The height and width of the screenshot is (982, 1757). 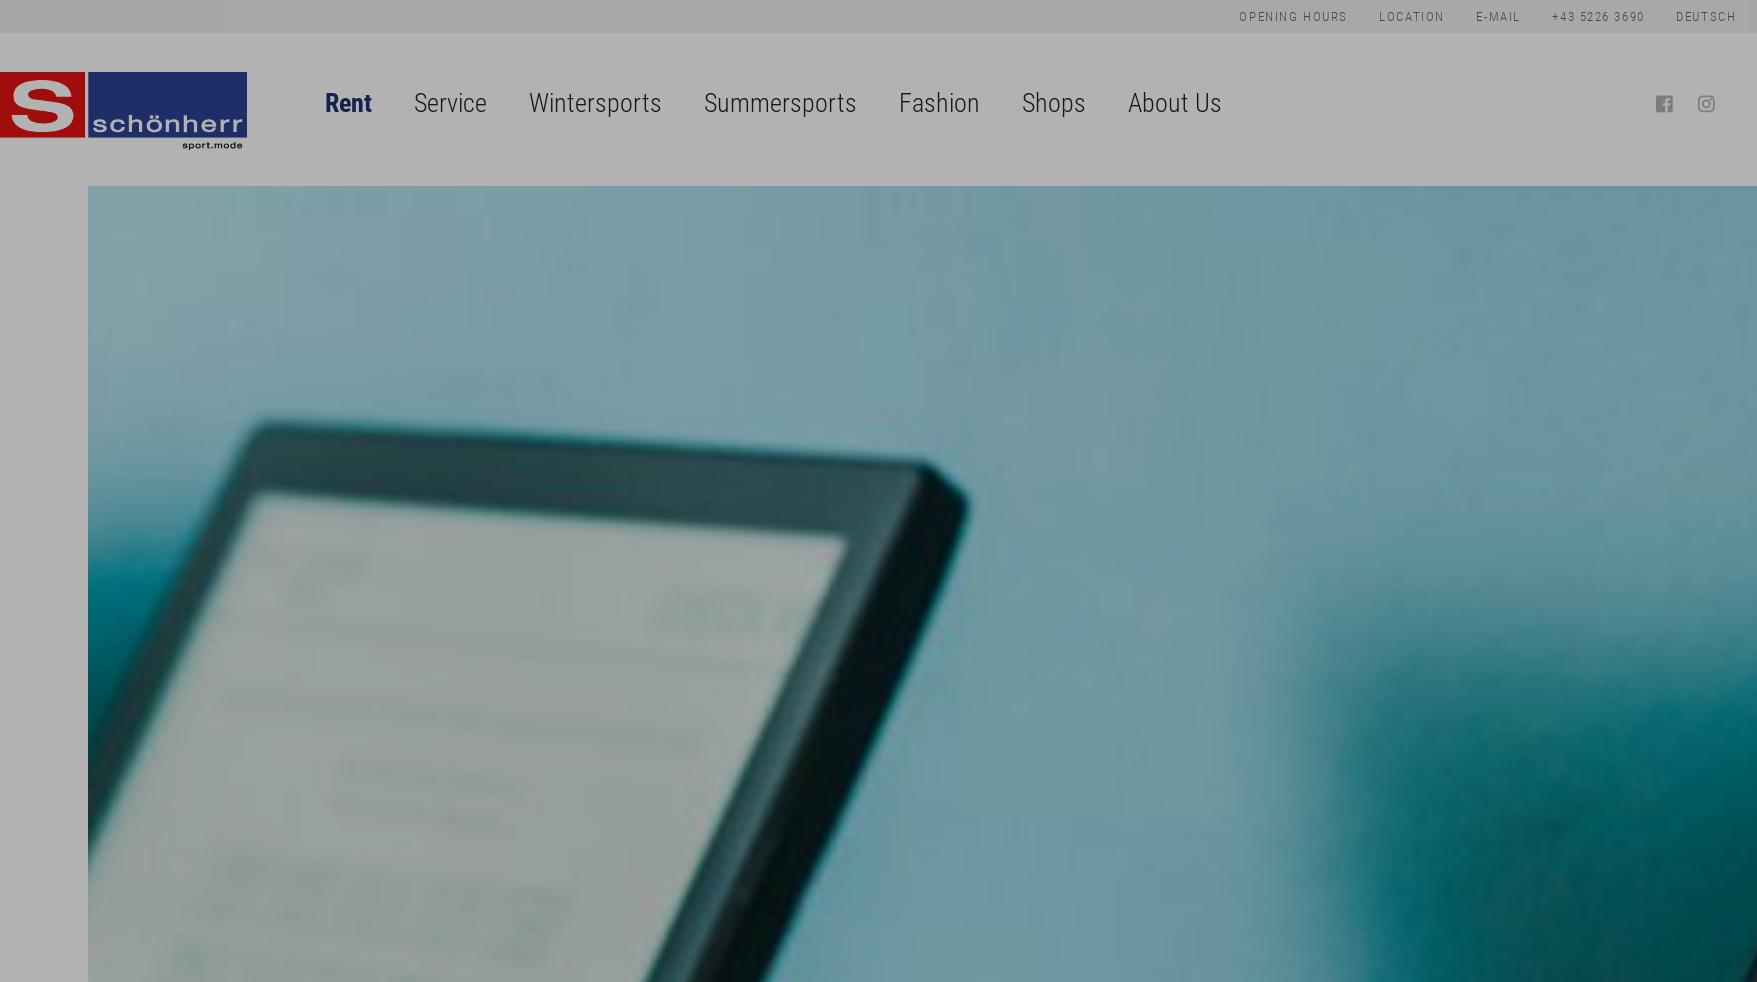 I want to click on 'About us', so click(x=1174, y=185).